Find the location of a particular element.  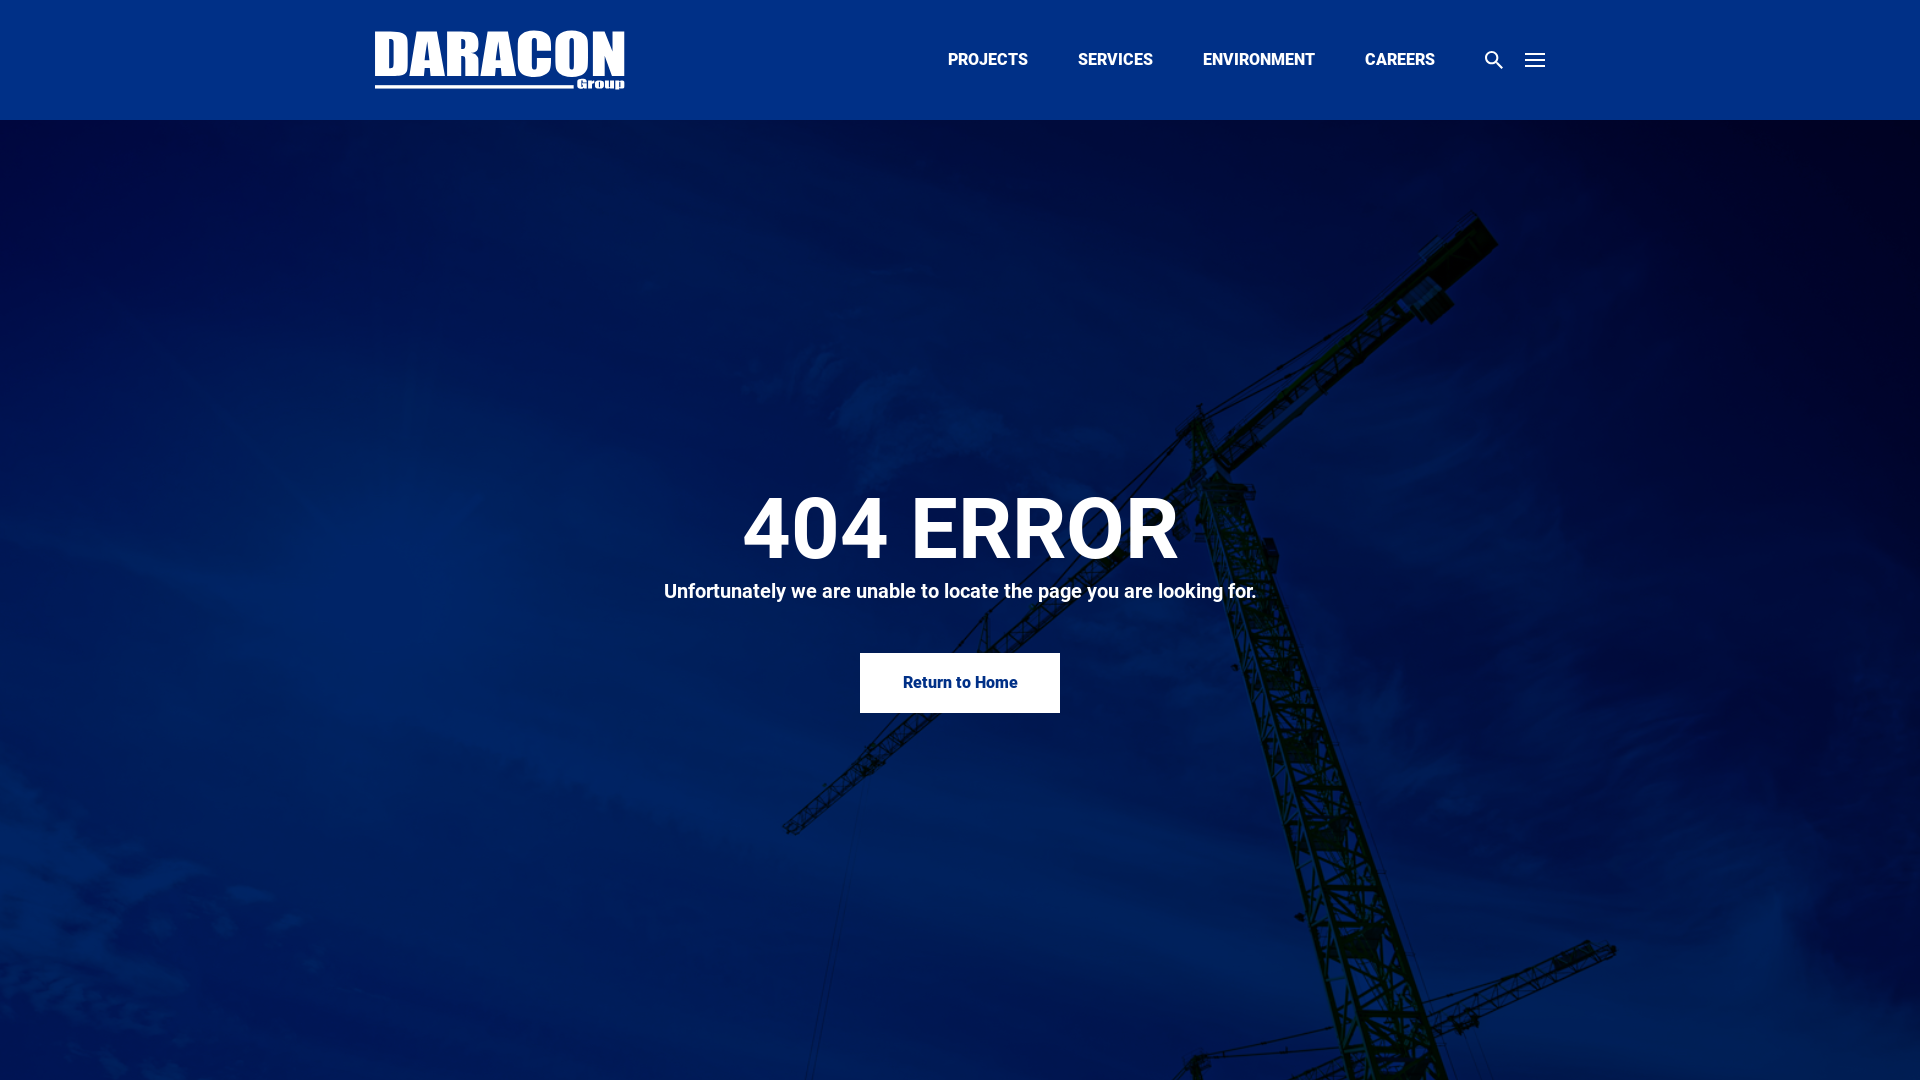

'ENVIRONMENT' is located at coordinates (1202, 58).